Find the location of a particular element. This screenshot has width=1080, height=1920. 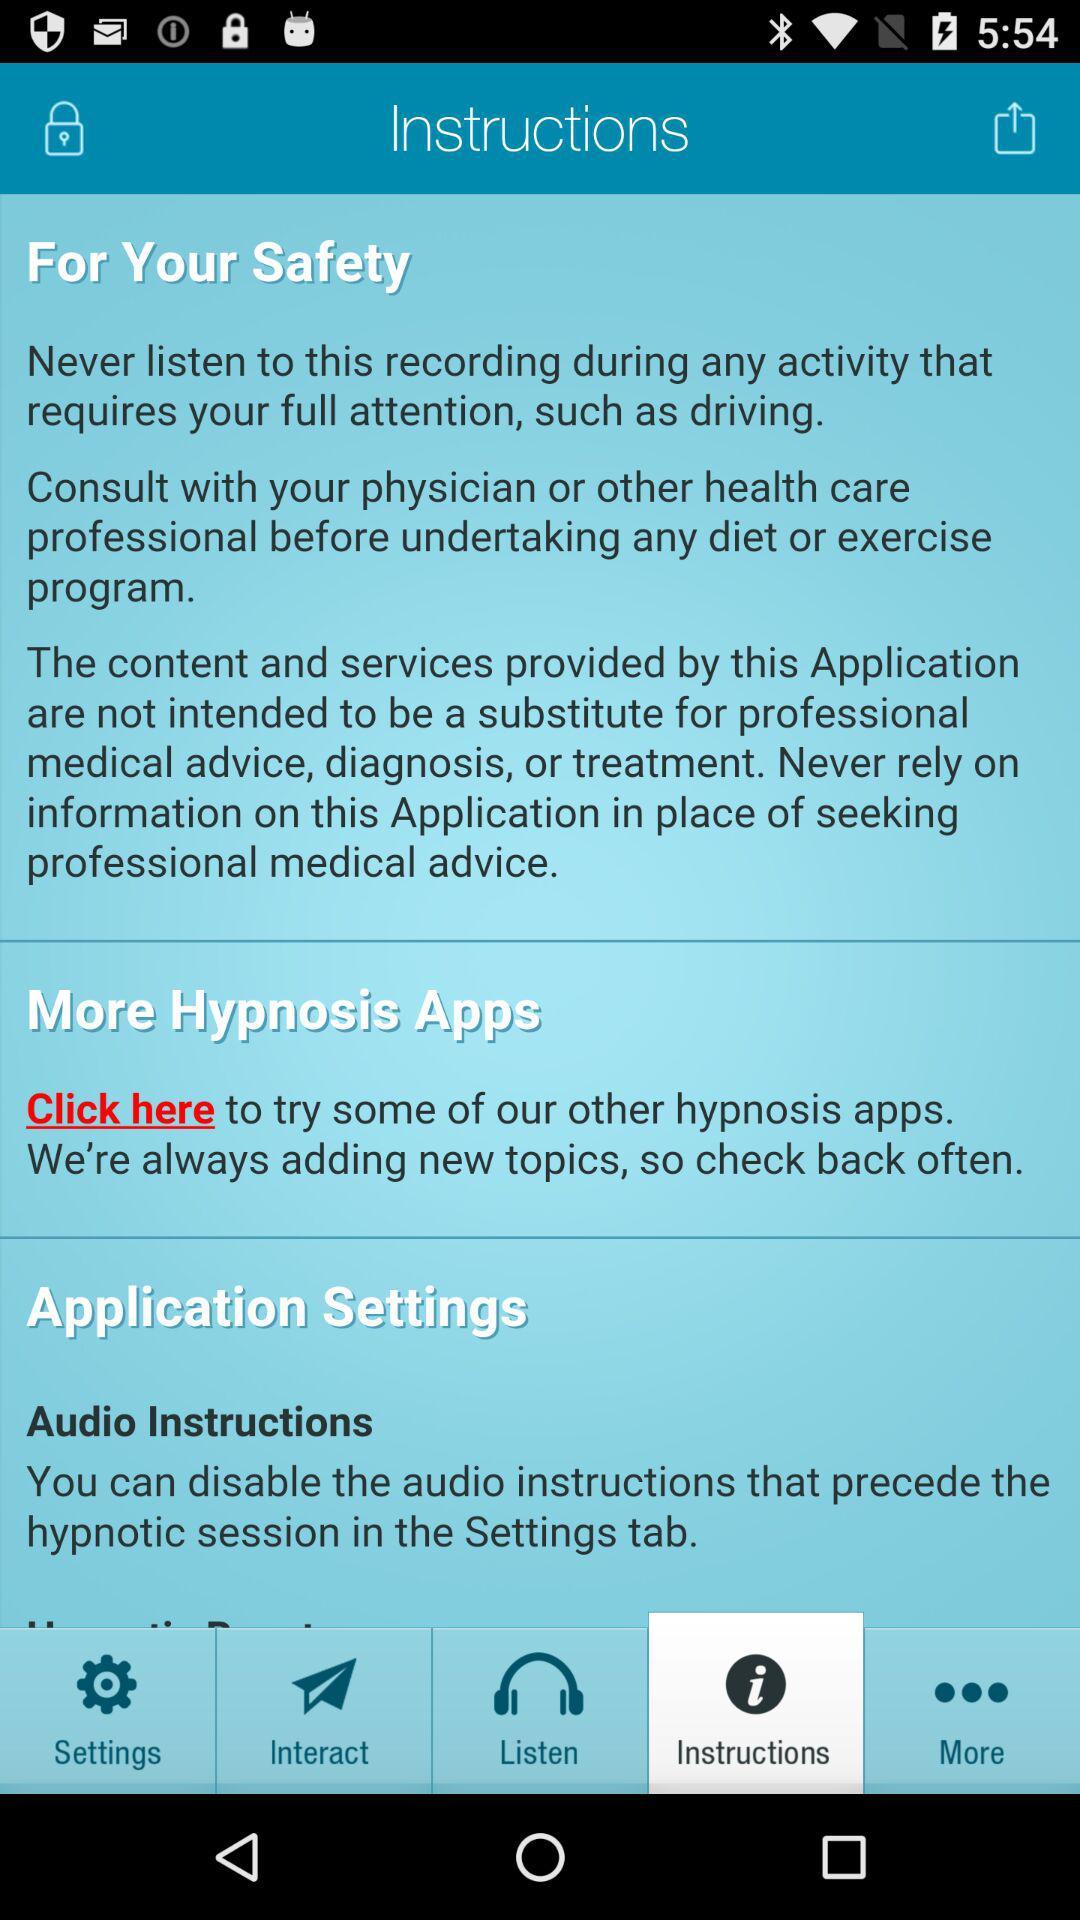

the launch icon is located at coordinates (1015, 136).